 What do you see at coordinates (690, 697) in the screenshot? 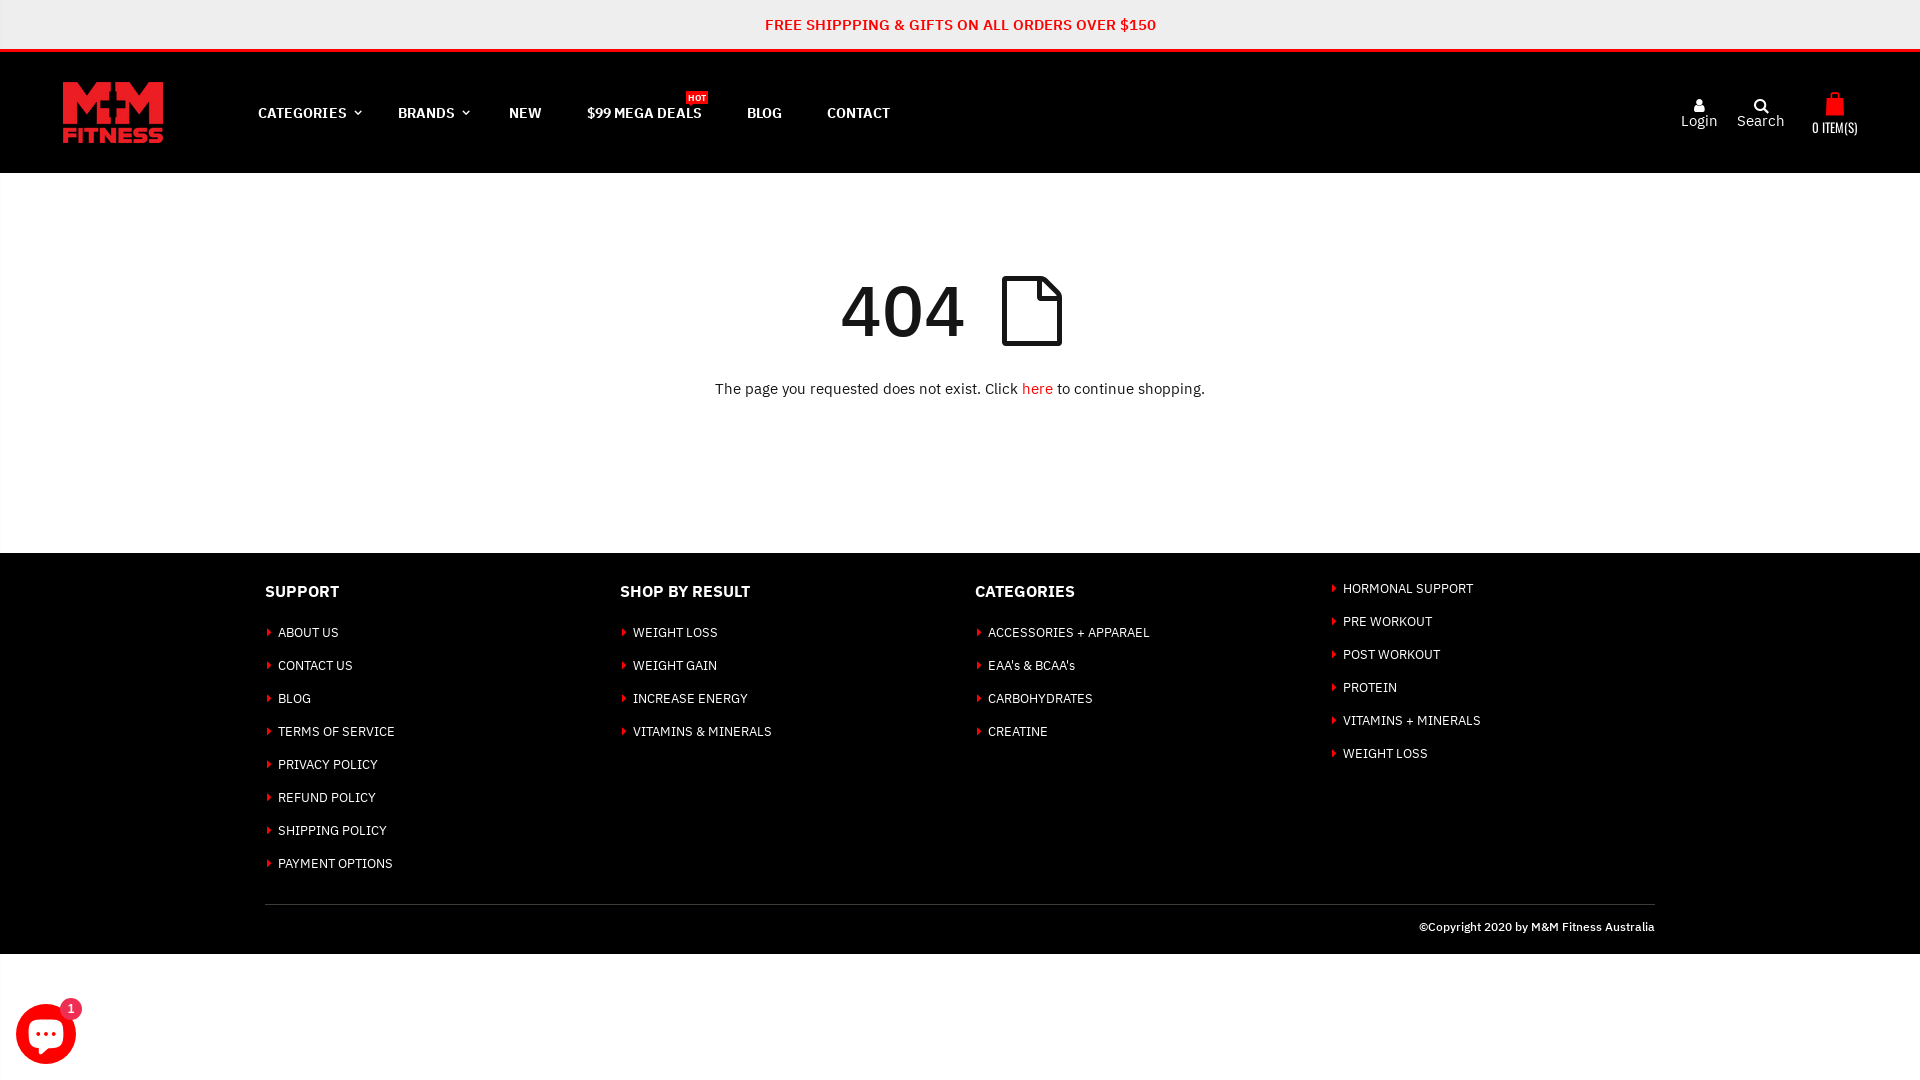
I see `'INCREASE ENERGY'` at bounding box center [690, 697].